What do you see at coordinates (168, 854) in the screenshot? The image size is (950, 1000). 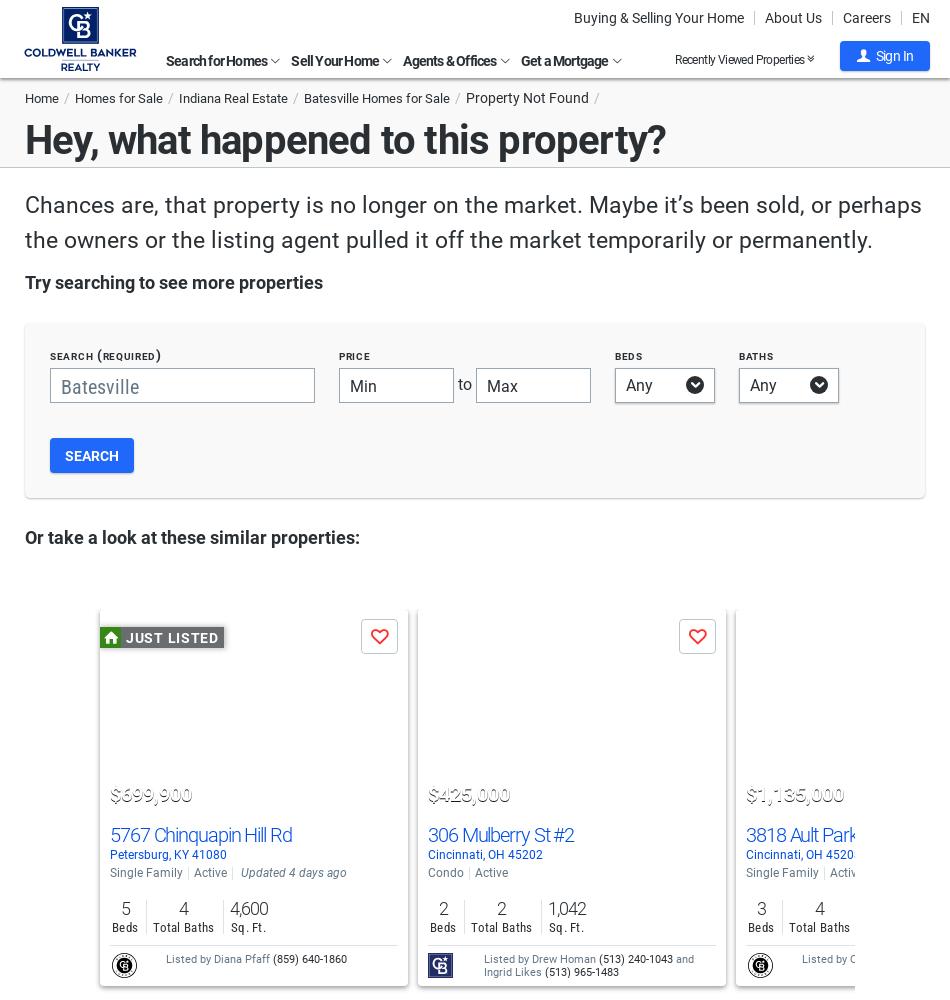 I see `'Petersburg, KY 41080'` at bounding box center [168, 854].